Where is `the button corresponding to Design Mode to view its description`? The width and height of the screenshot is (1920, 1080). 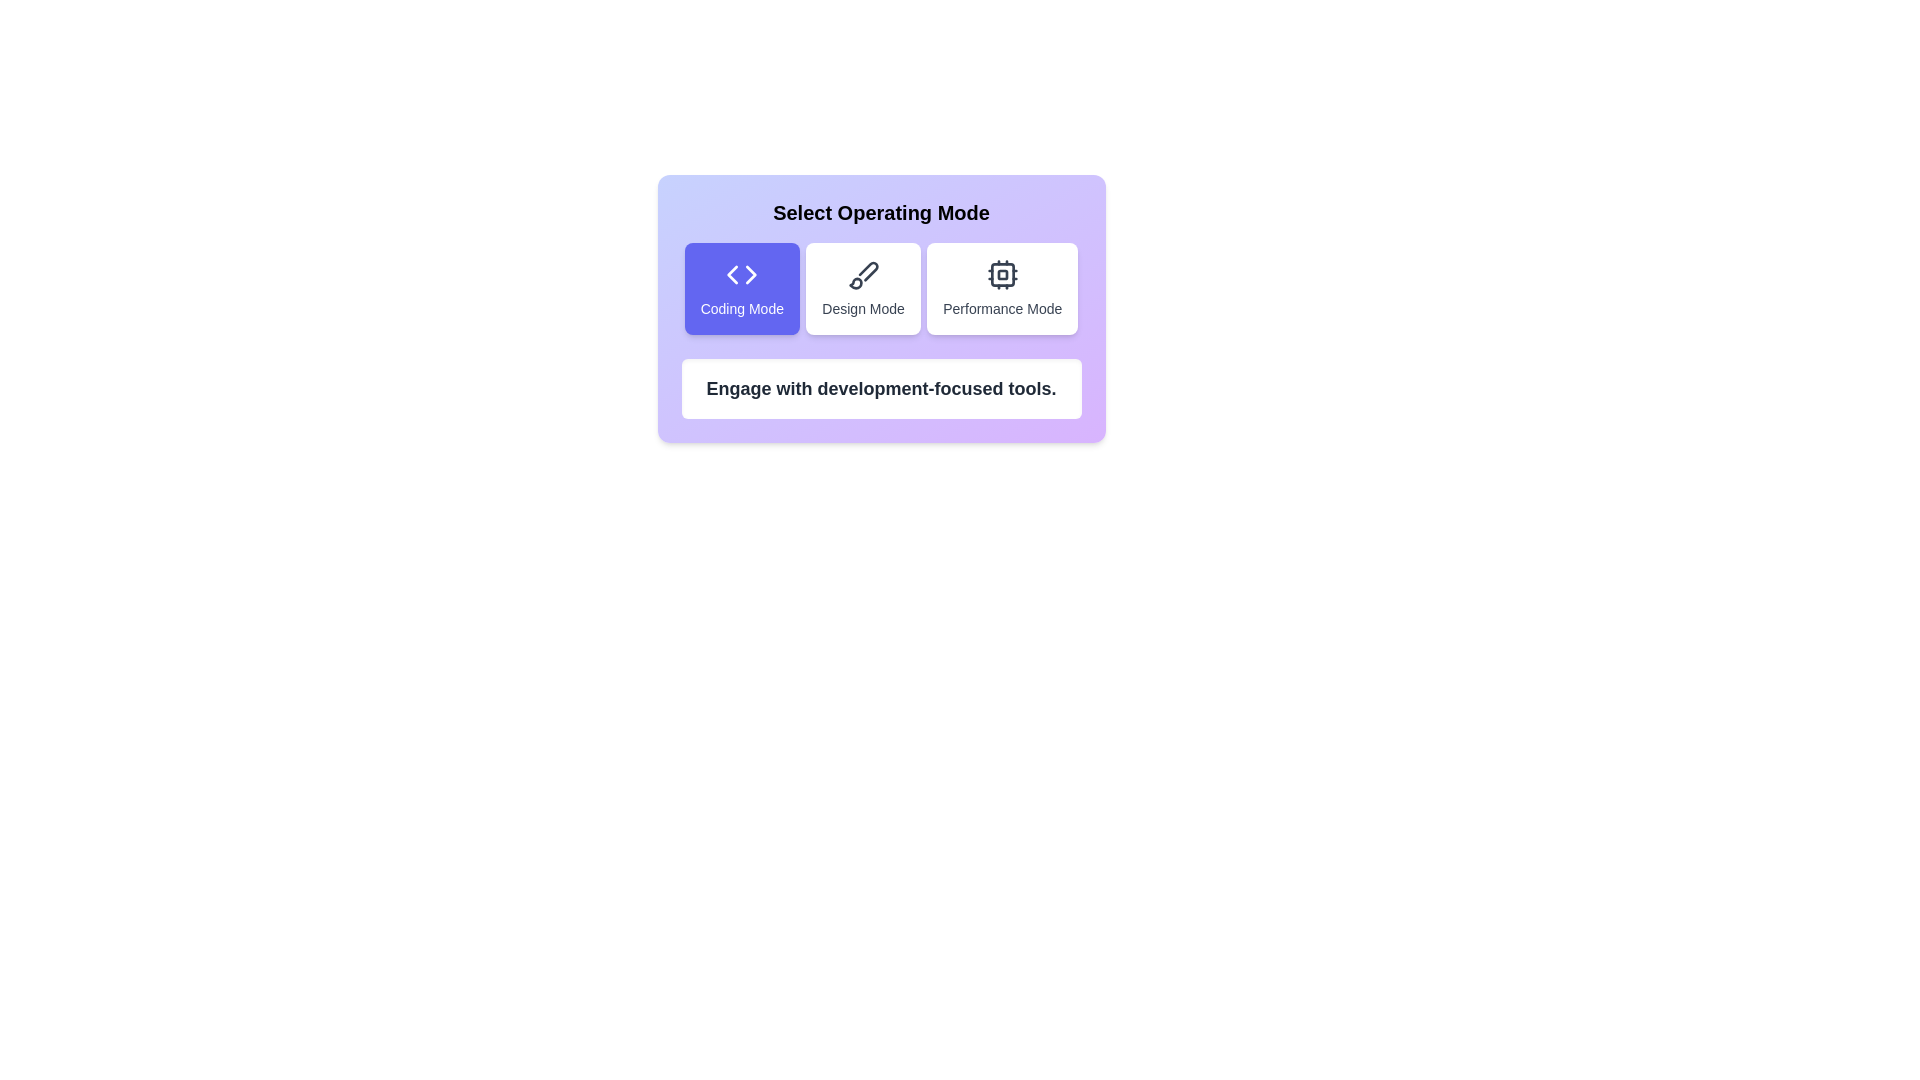 the button corresponding to Design Mode to view its description is located at coordinates (863, 289).